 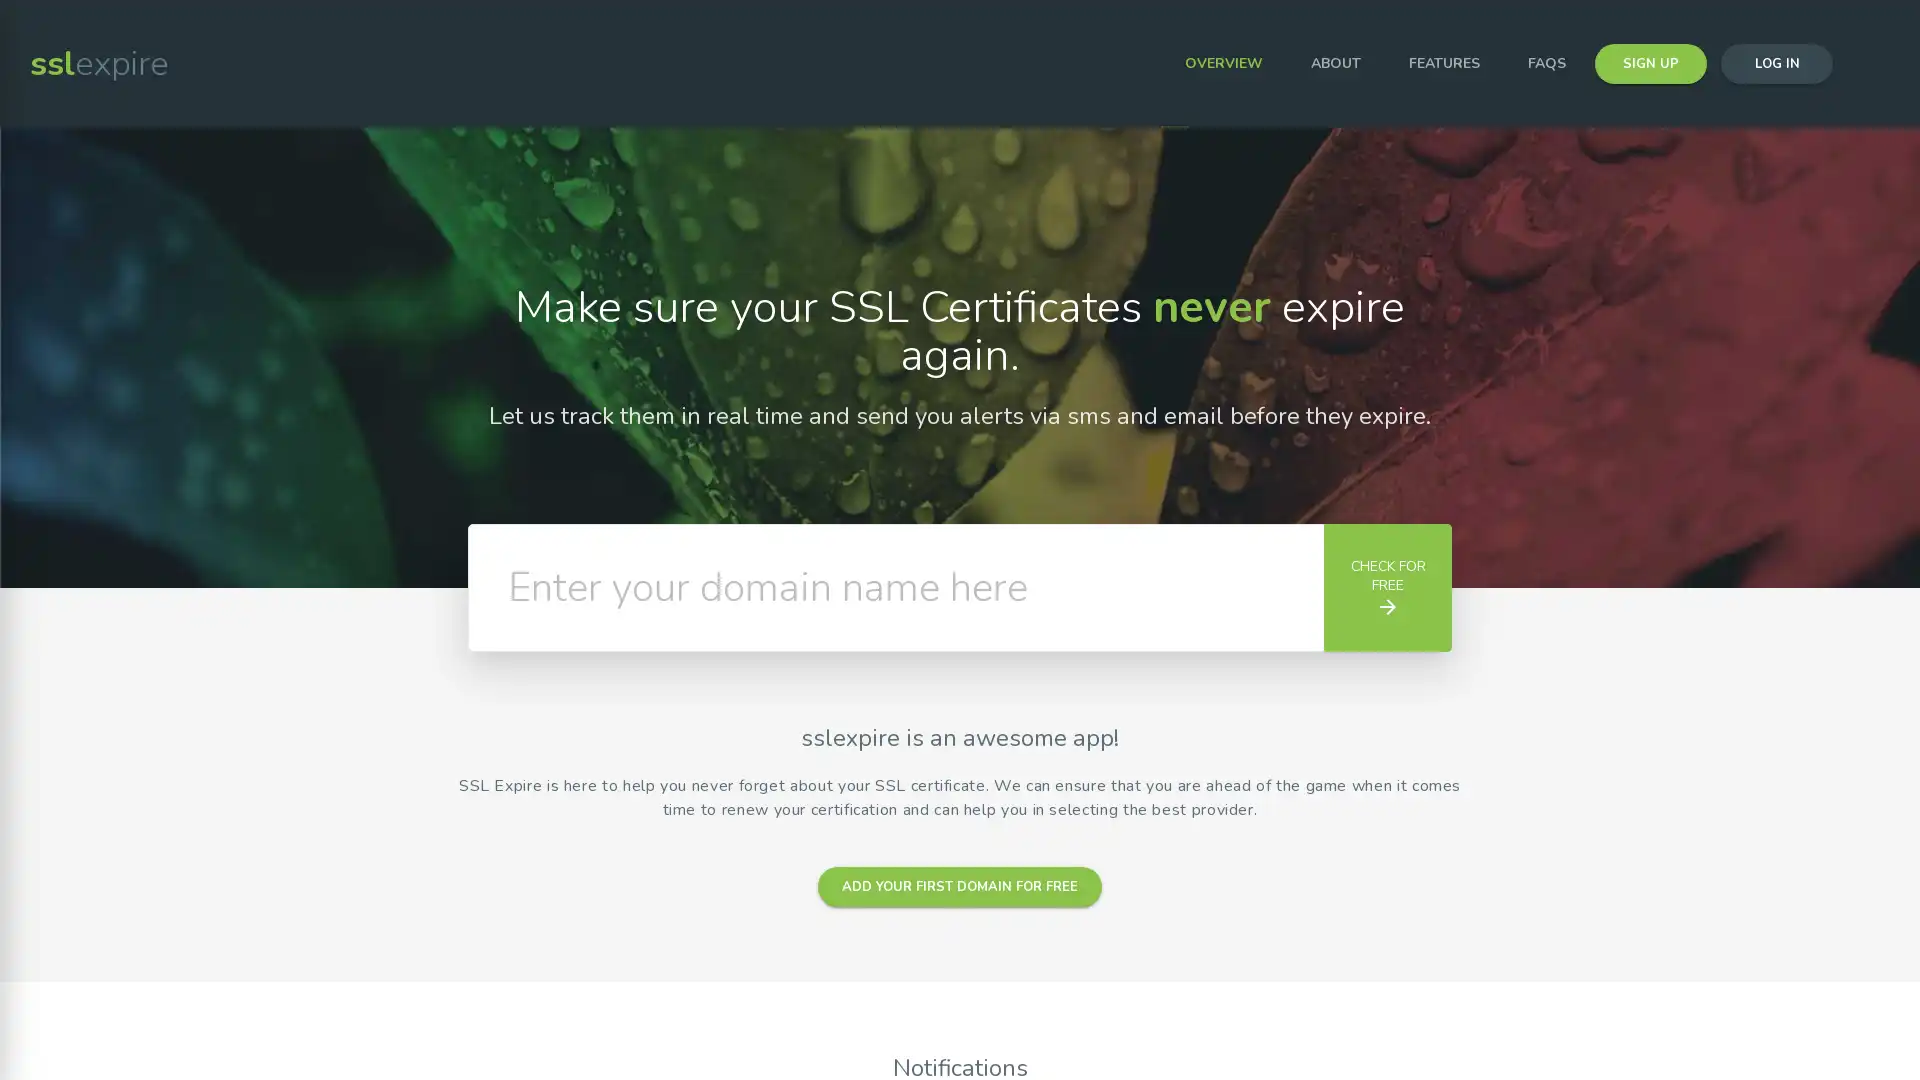 What do you see at coordinates (1386, 586) in the screenshot?
I see `CHECK FOR FREE arrow_forward` at bounding box center [1386, 586].